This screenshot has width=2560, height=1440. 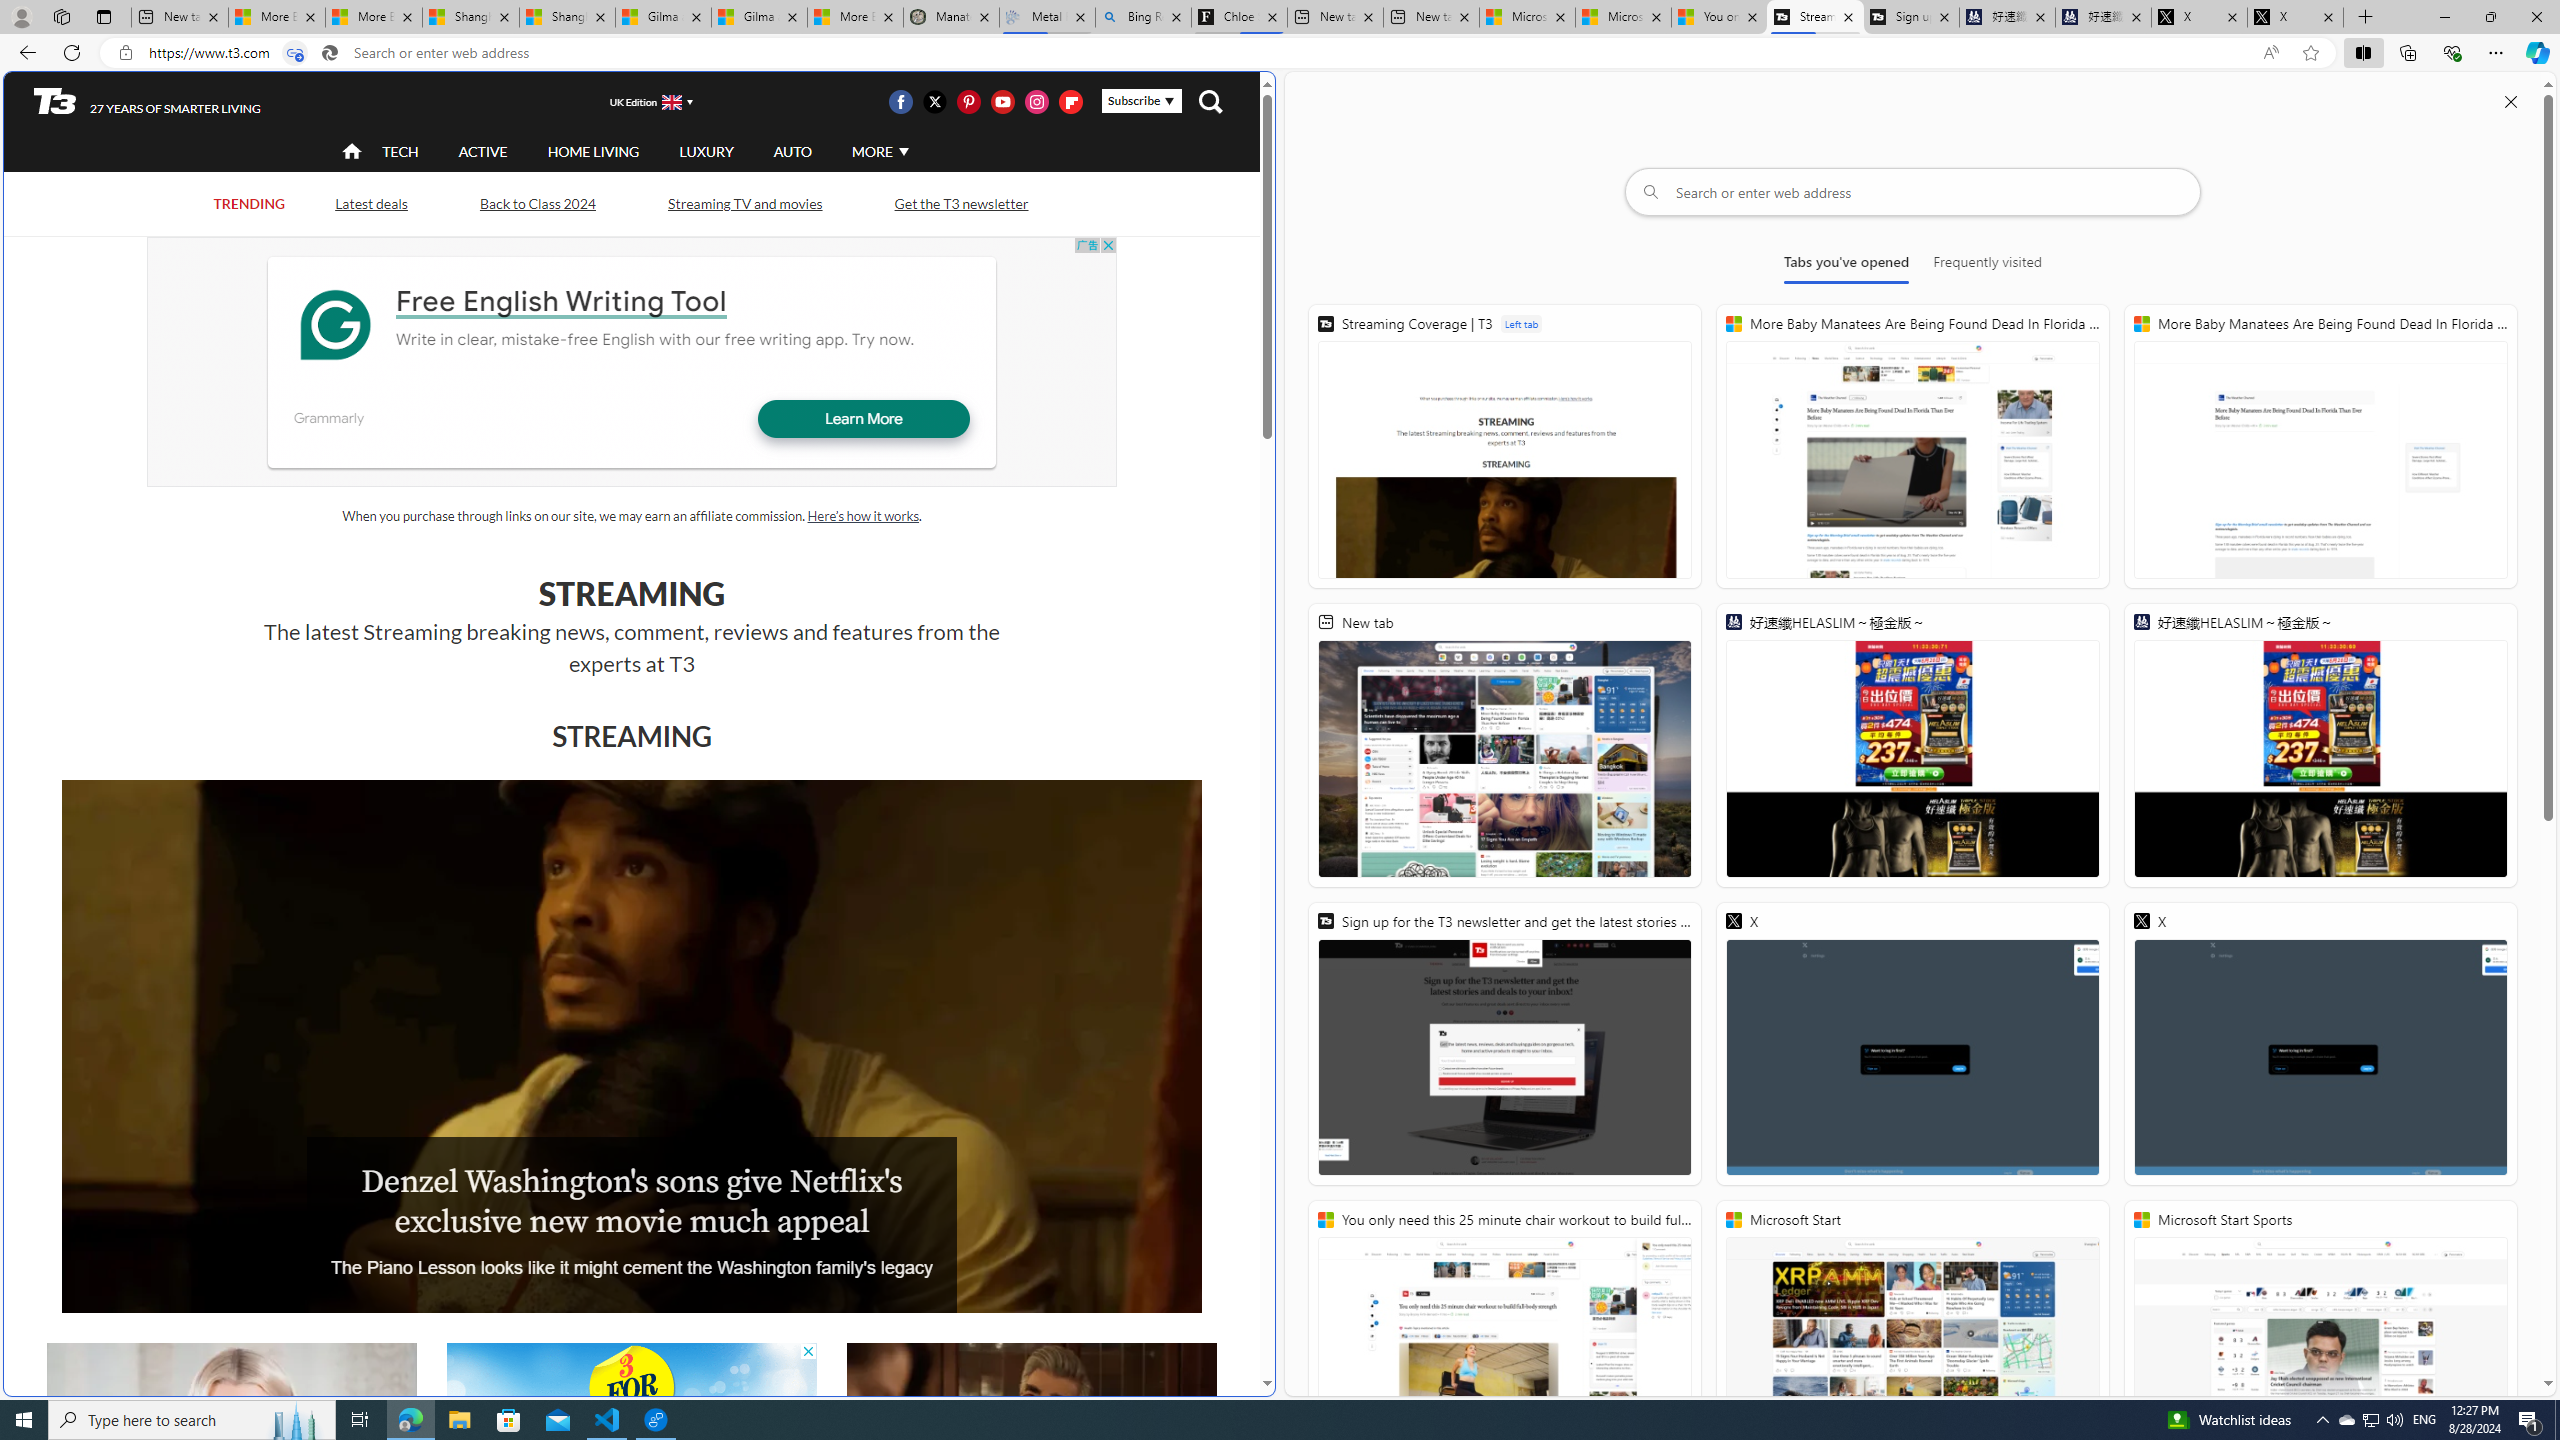 What do you see at coordinates (791, 150) in the screenshot?
I see `'AUTO'` at bounding box center [791, 150].